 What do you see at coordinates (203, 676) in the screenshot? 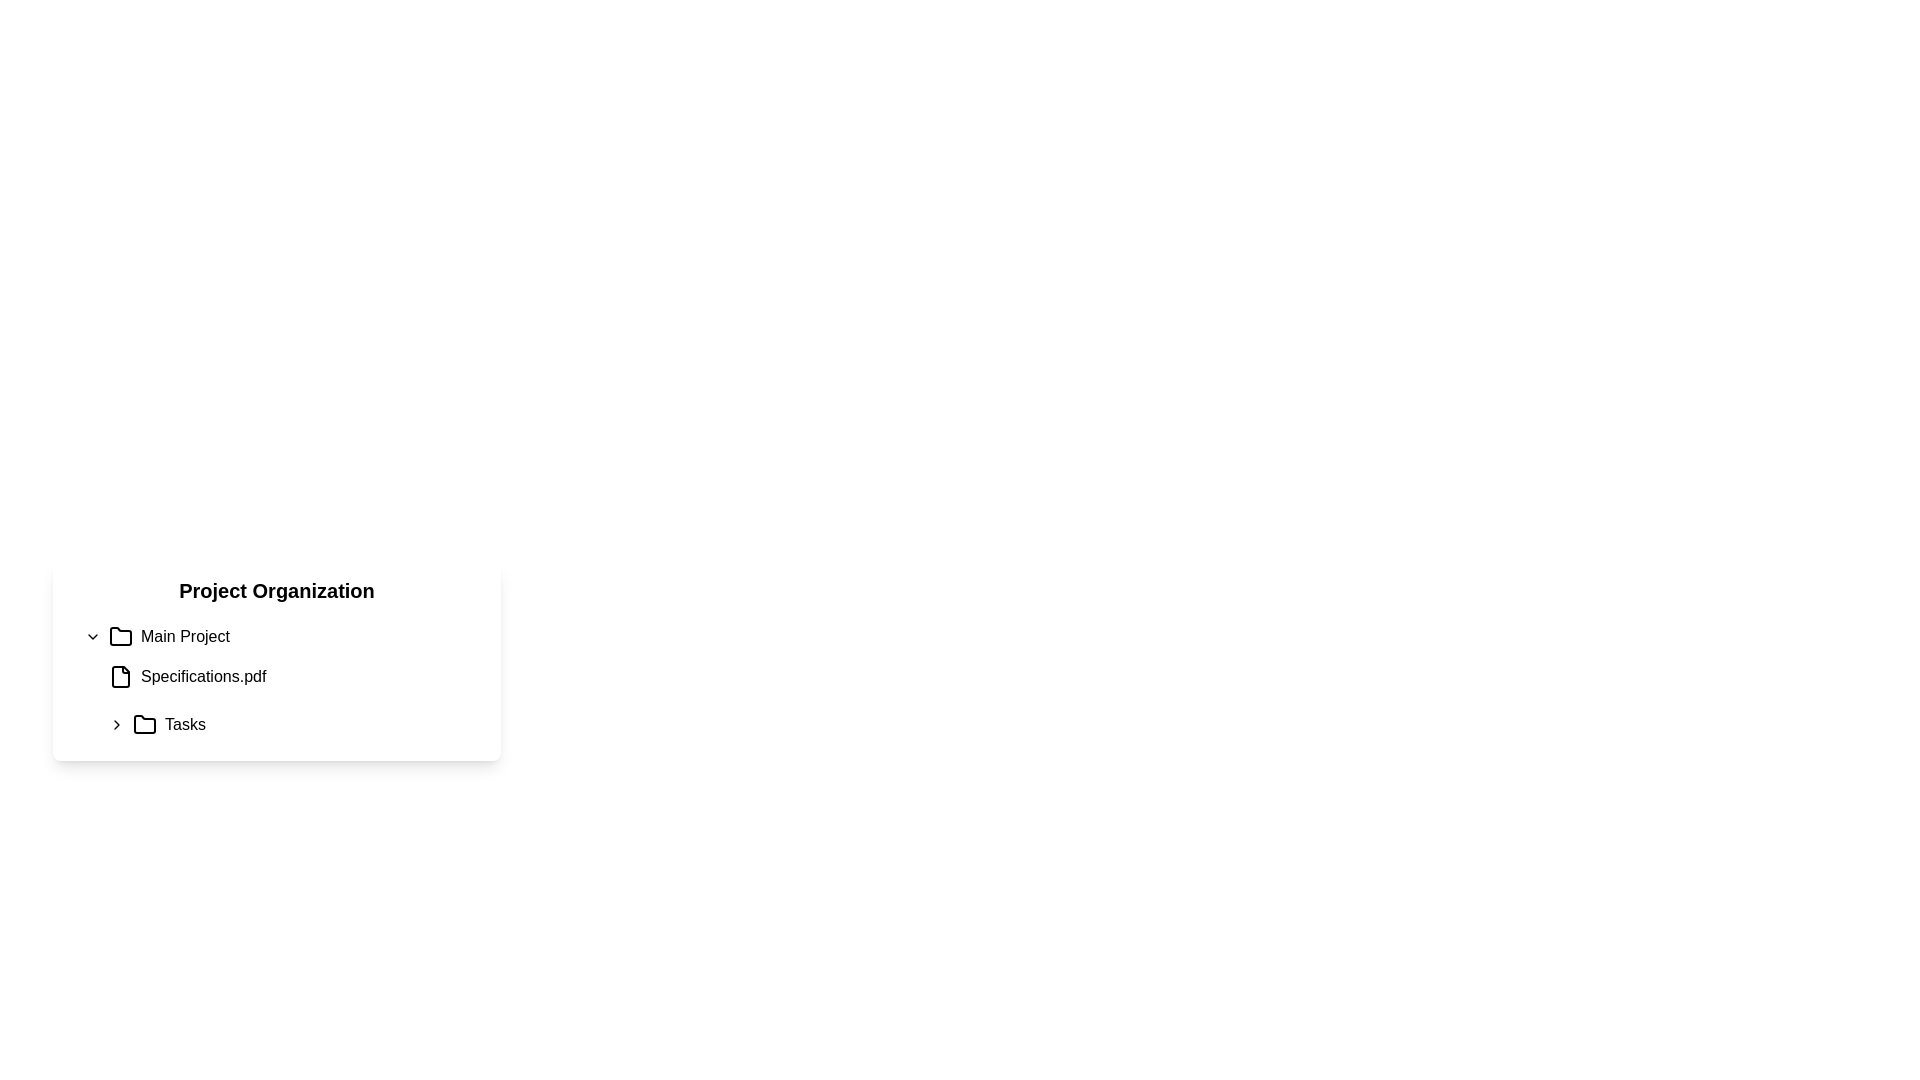
I see `the label displaying the filename 'Specifications.pdf'` at bounding box center [203, 676].